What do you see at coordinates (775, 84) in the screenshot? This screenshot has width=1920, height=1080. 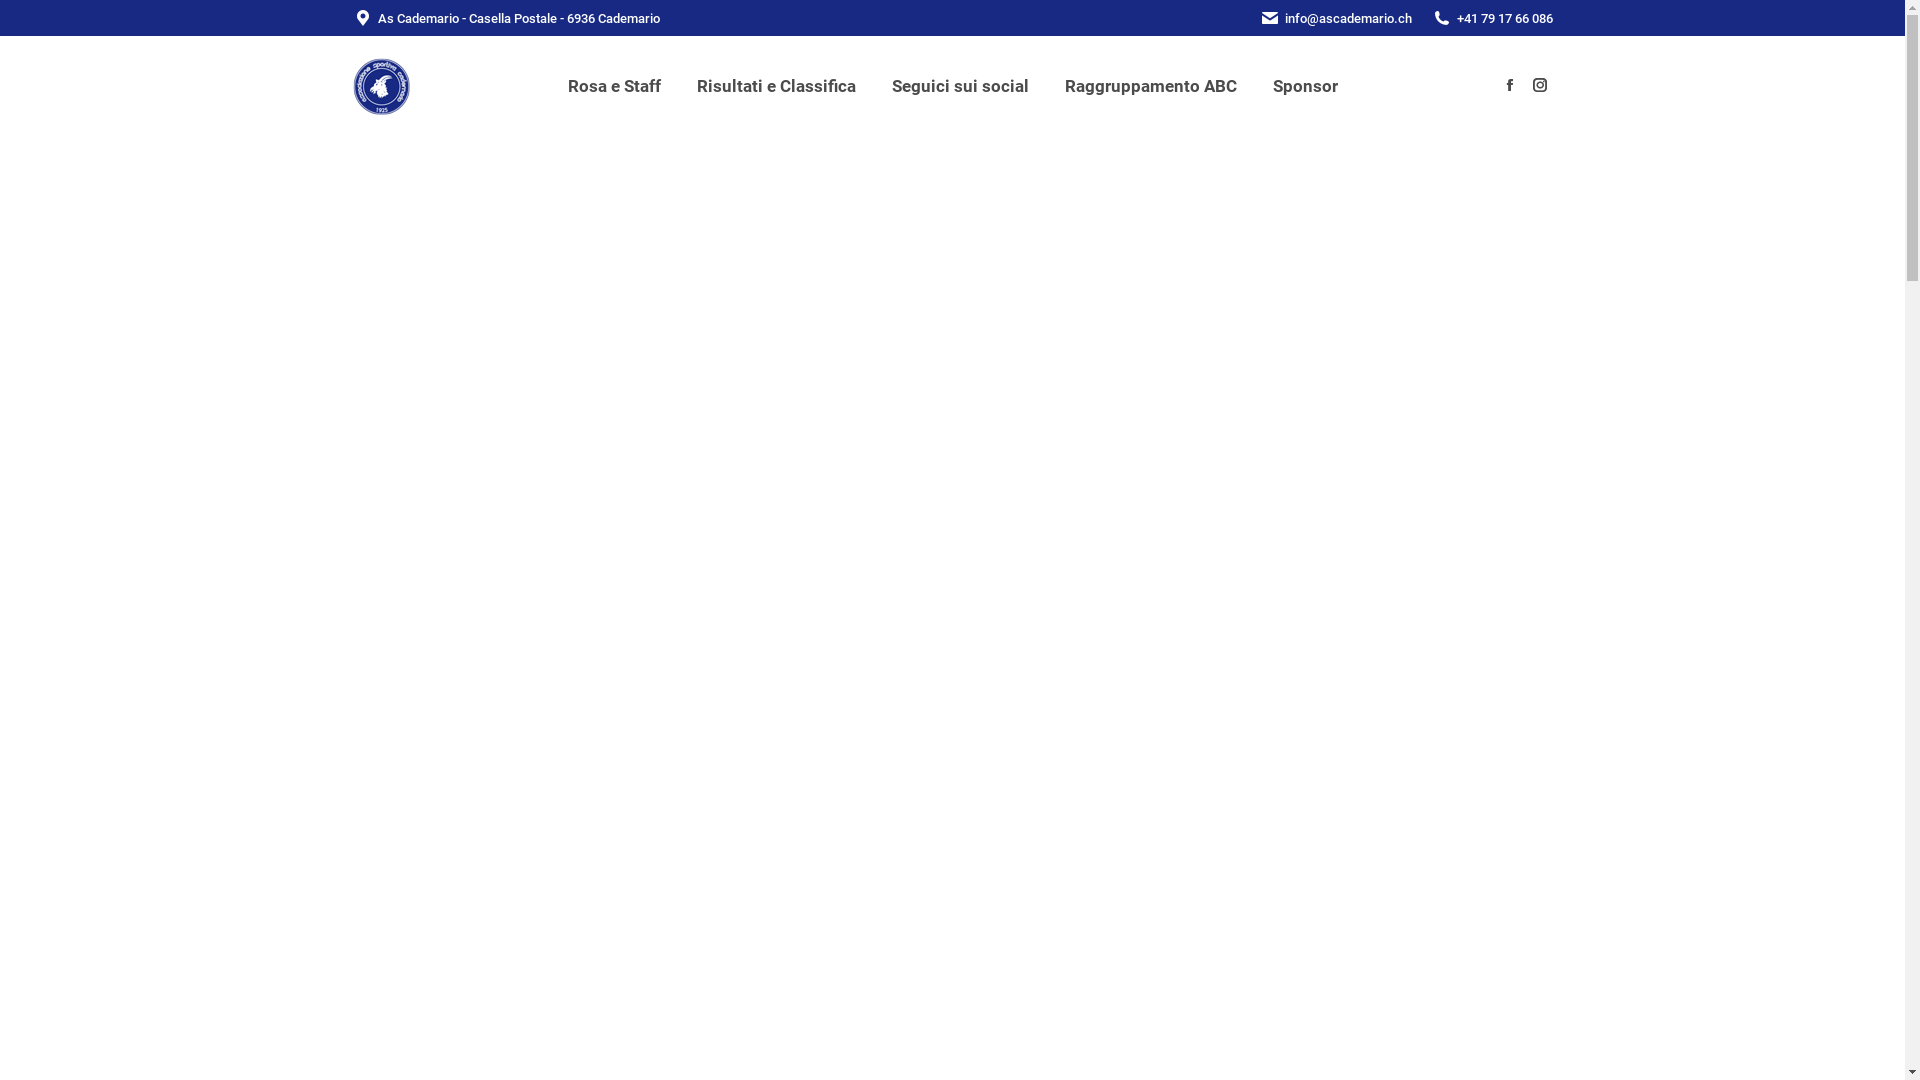 I see `'Risultati e Classifica'` at bounding box center [775, 84].